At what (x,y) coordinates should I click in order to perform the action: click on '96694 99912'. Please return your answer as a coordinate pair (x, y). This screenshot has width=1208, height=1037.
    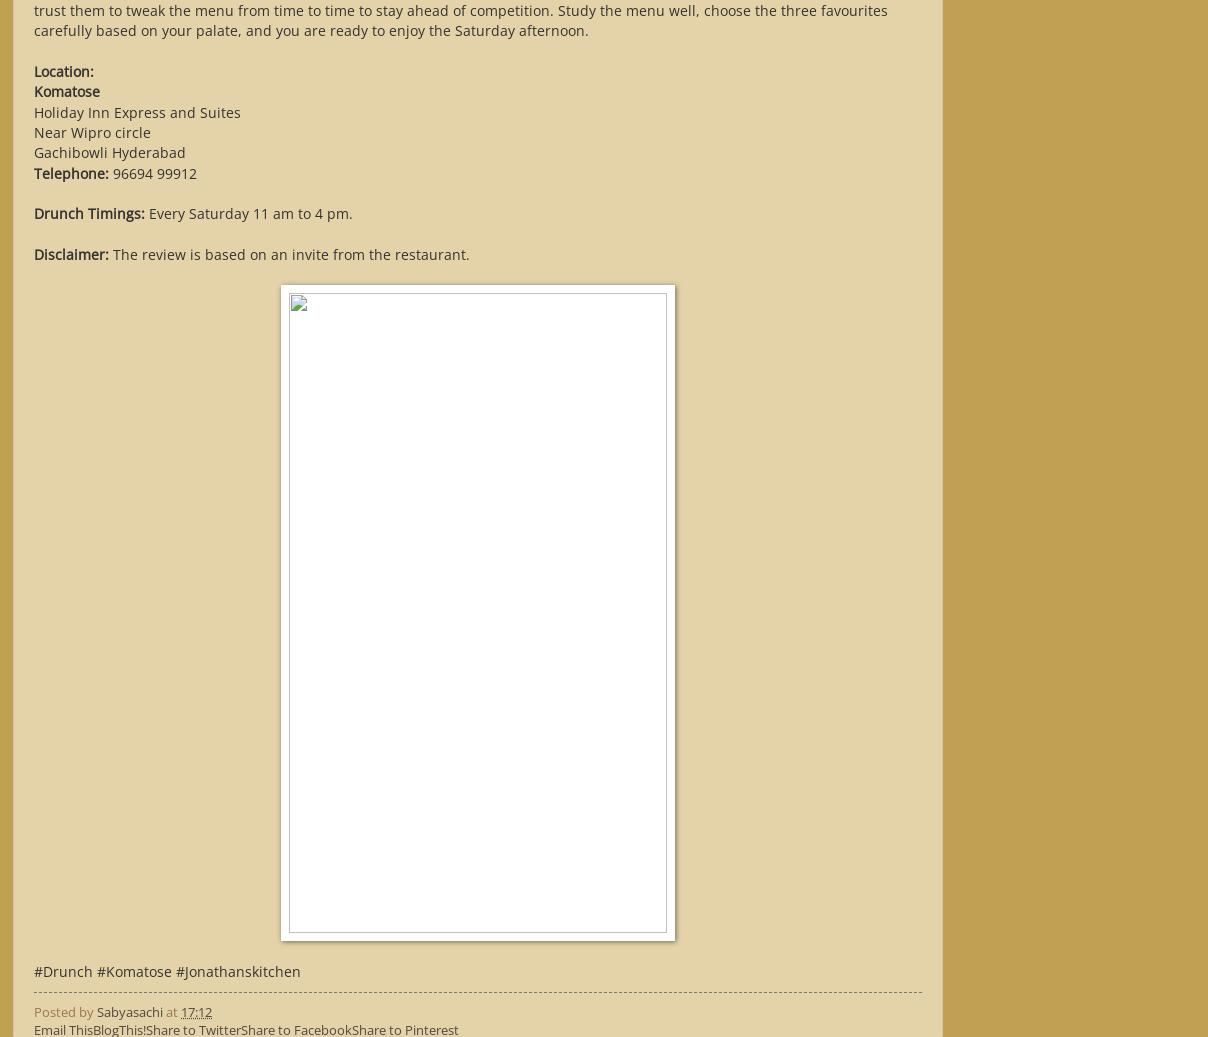
    Looking at the image, I should click on (153, 171).